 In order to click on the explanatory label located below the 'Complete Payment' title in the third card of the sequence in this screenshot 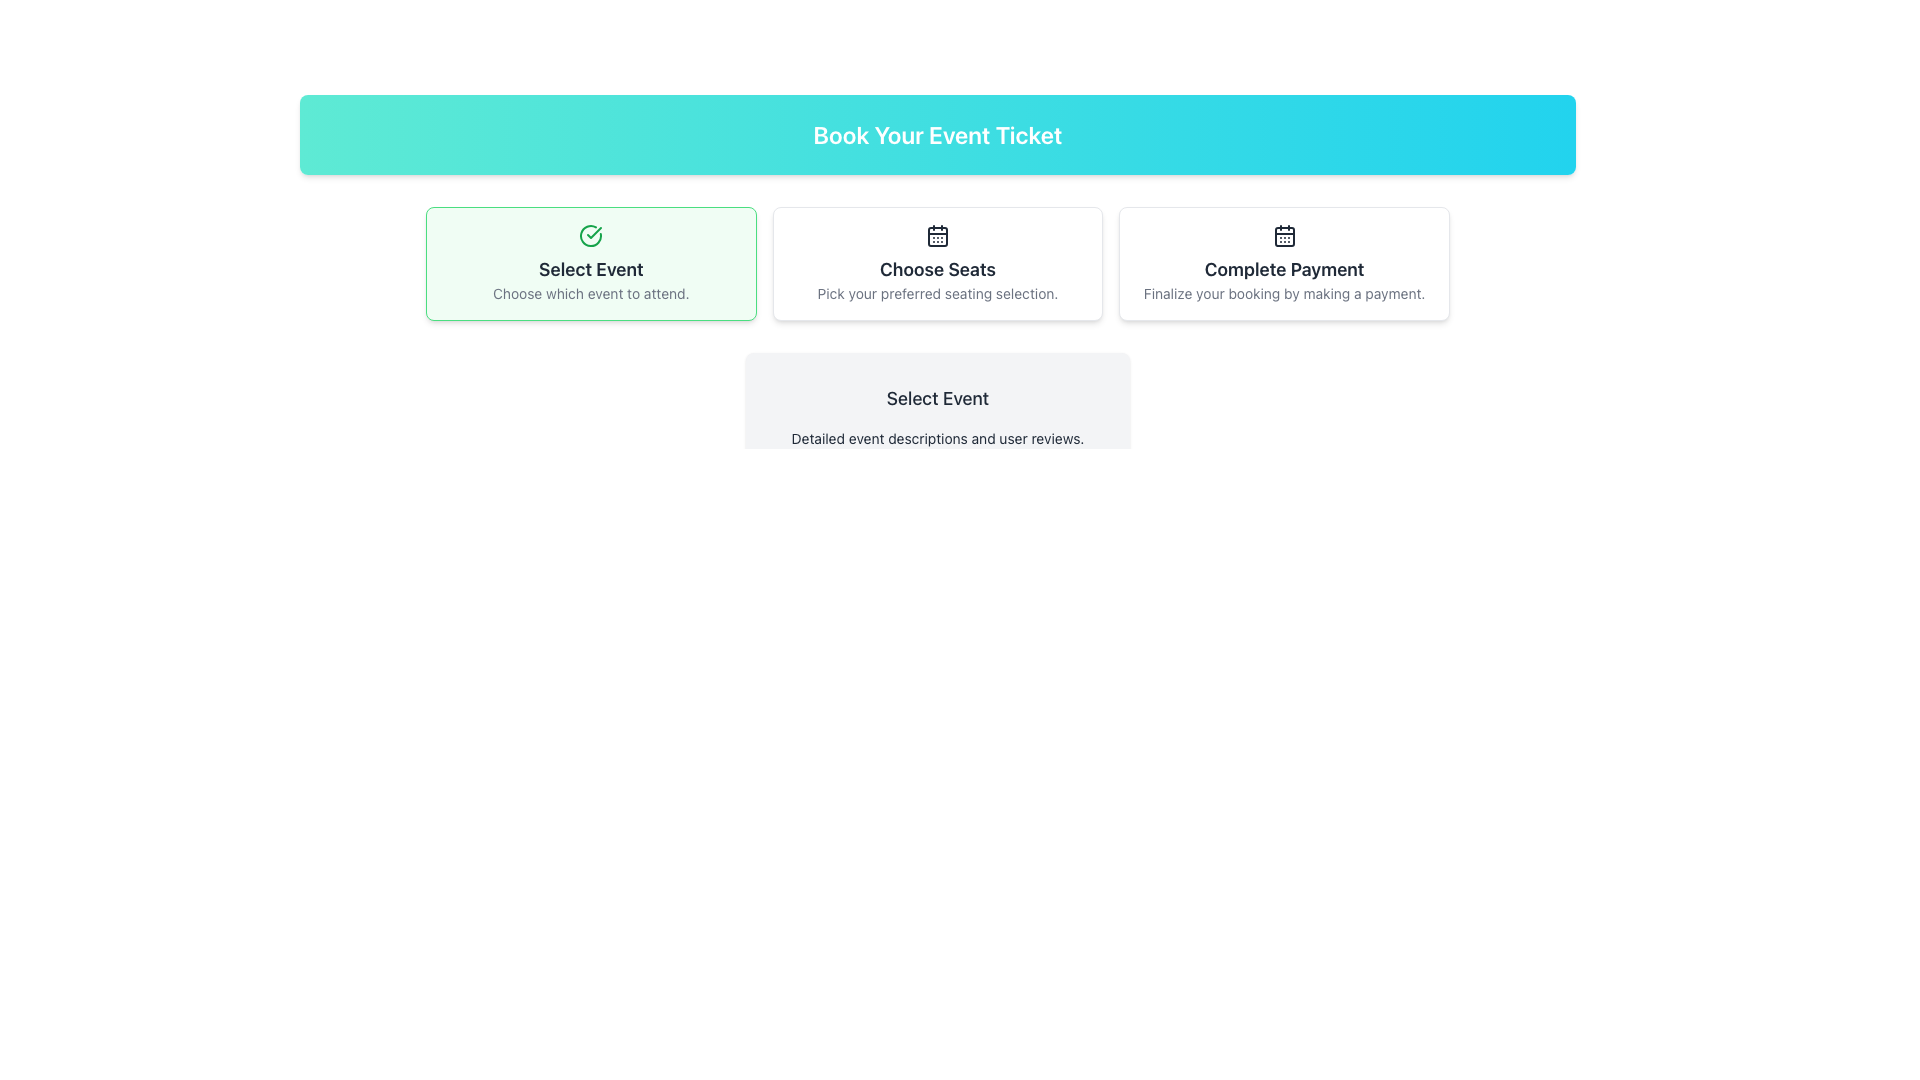, I will do `click(1284, 293)`.